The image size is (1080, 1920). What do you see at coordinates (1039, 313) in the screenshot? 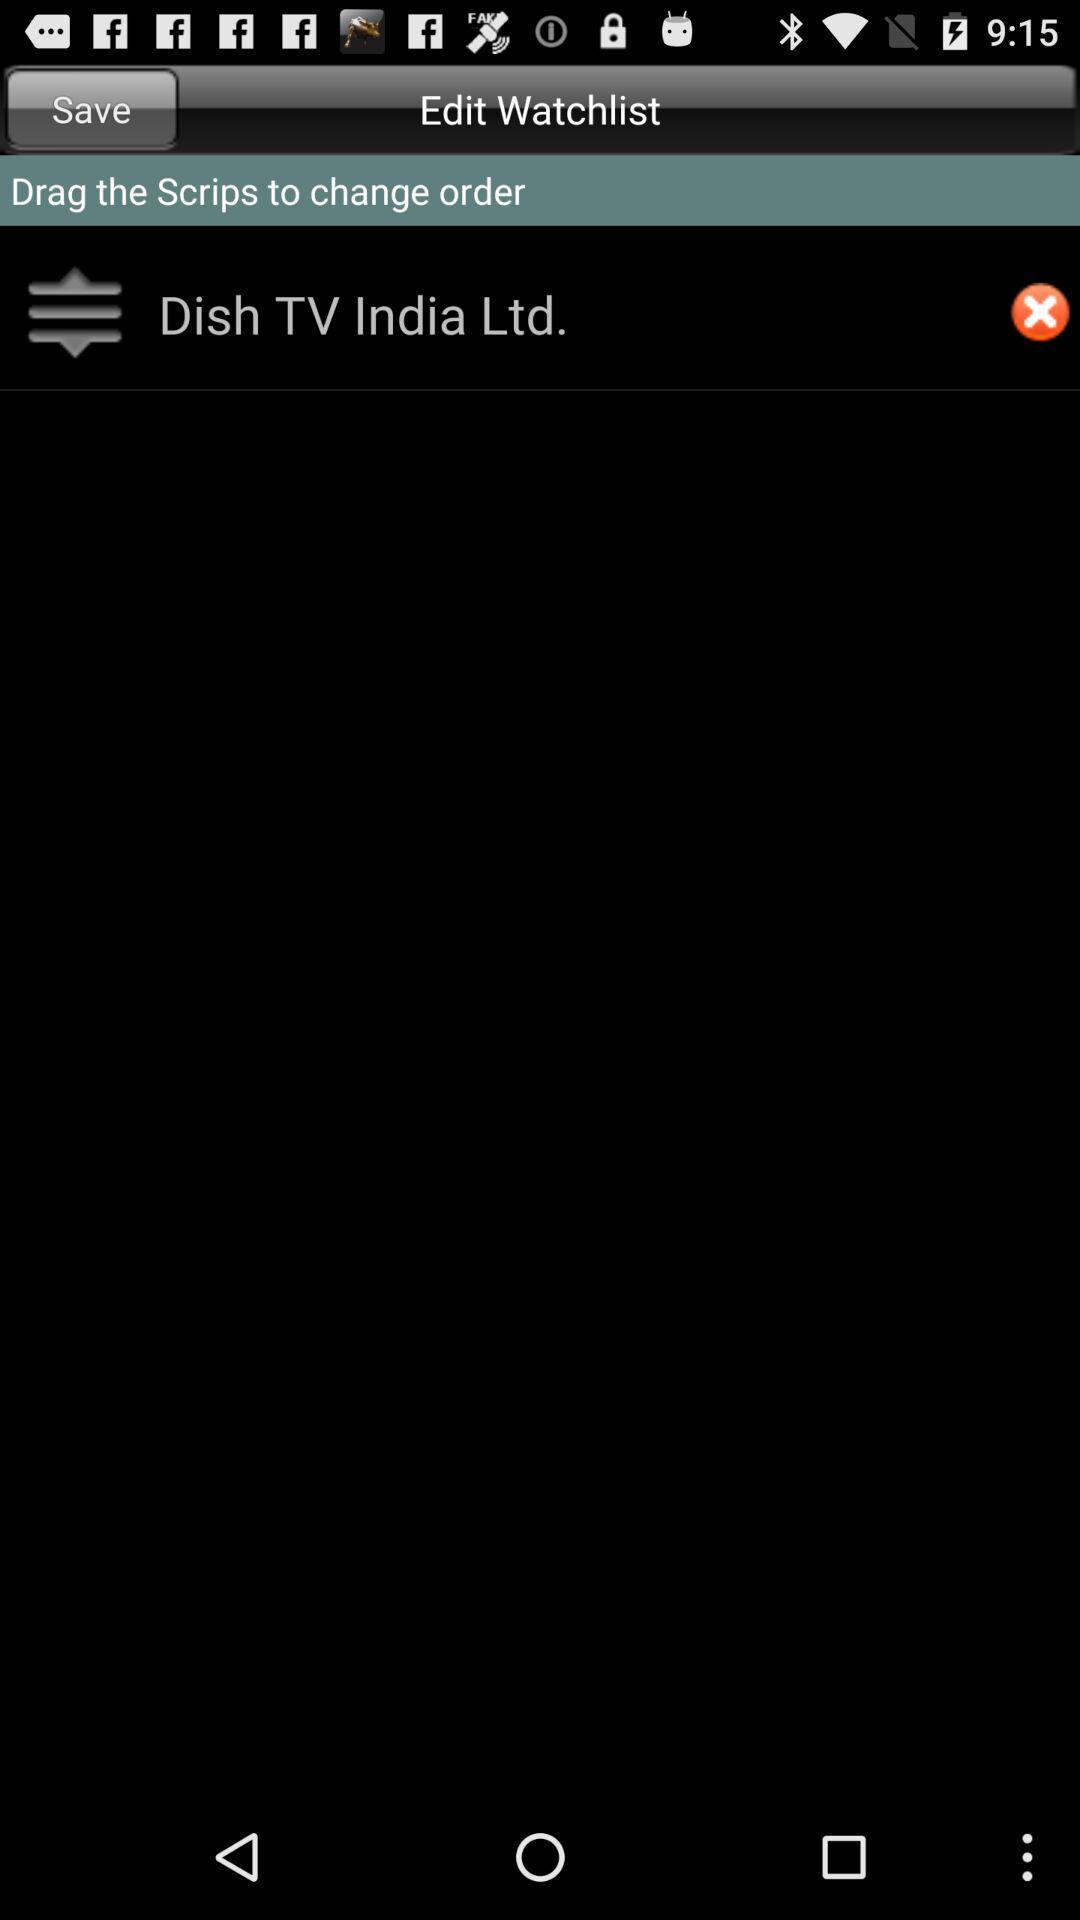
I see `delete option` at bounding box center [1039, 313].